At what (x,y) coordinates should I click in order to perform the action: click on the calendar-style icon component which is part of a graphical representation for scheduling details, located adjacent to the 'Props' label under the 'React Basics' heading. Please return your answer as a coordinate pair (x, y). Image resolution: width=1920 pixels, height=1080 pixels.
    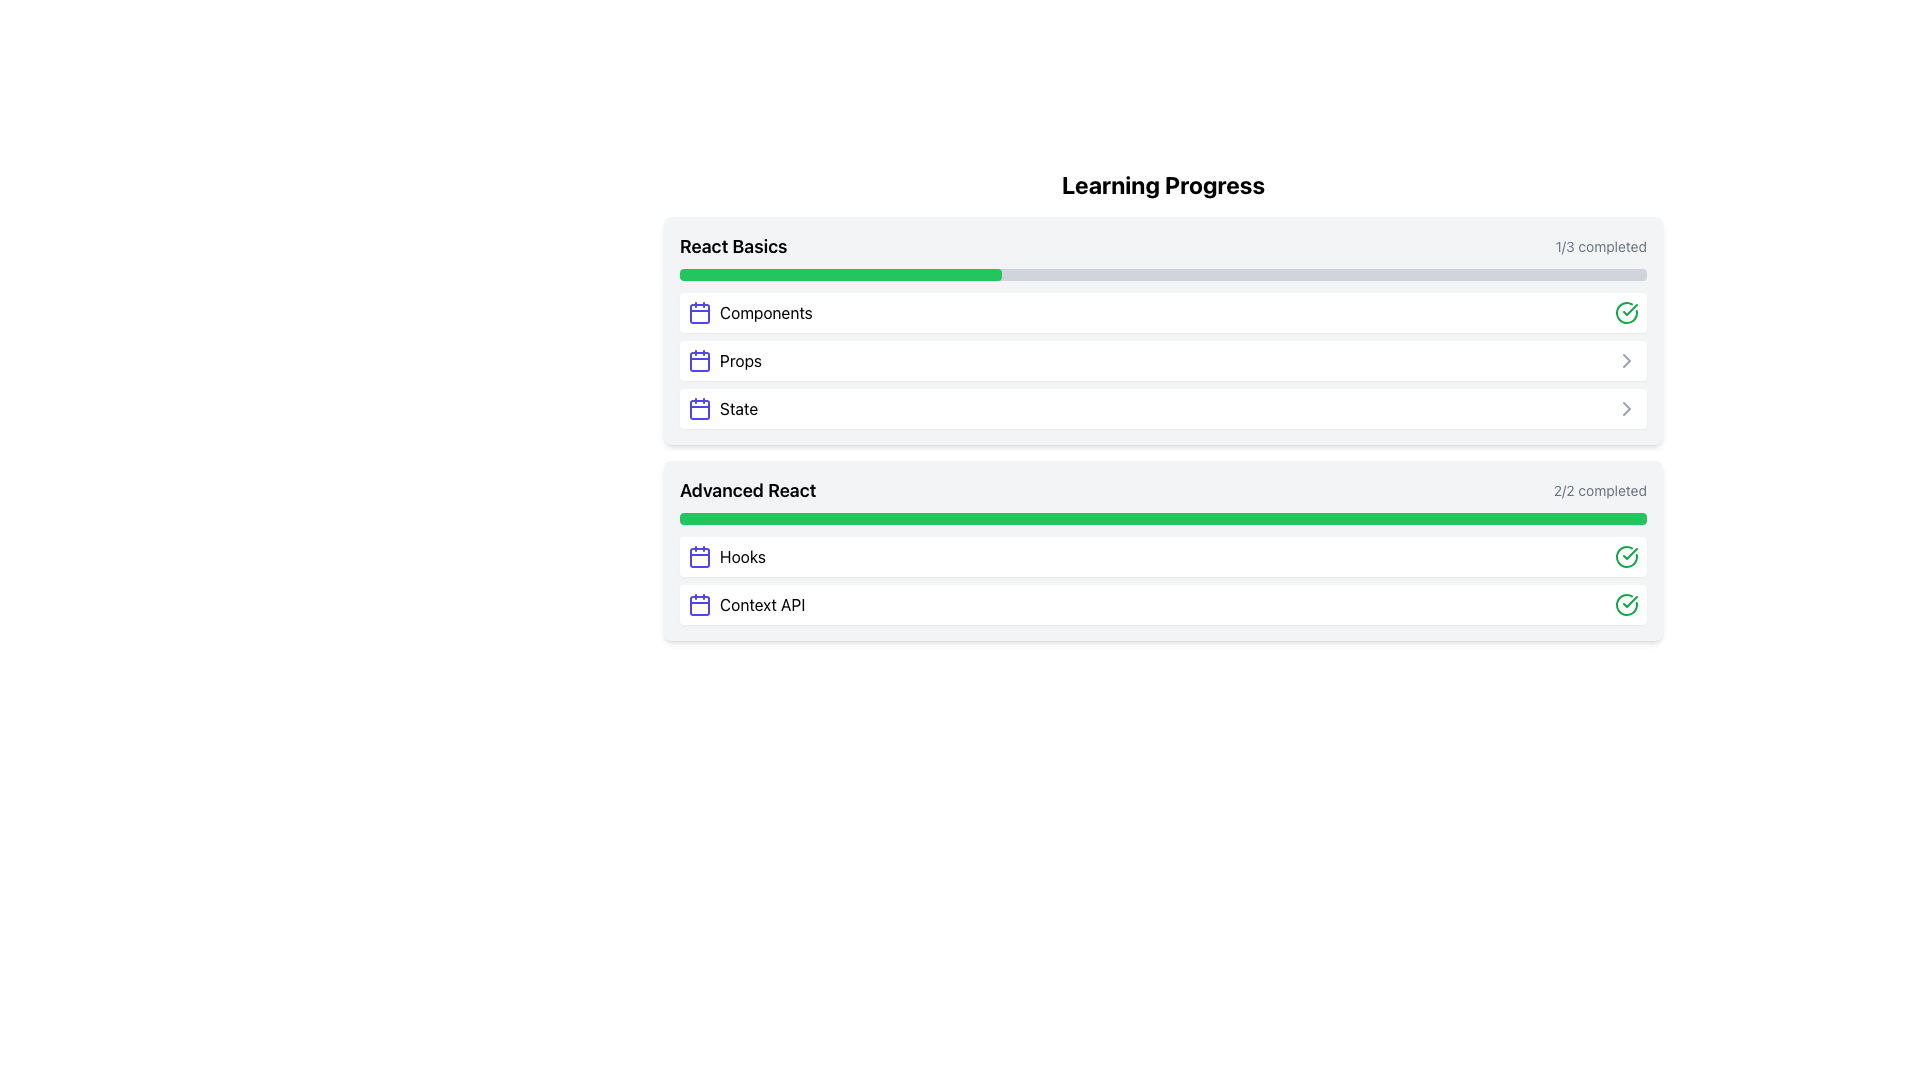
    Looking at the image, I should click on (700, 362).